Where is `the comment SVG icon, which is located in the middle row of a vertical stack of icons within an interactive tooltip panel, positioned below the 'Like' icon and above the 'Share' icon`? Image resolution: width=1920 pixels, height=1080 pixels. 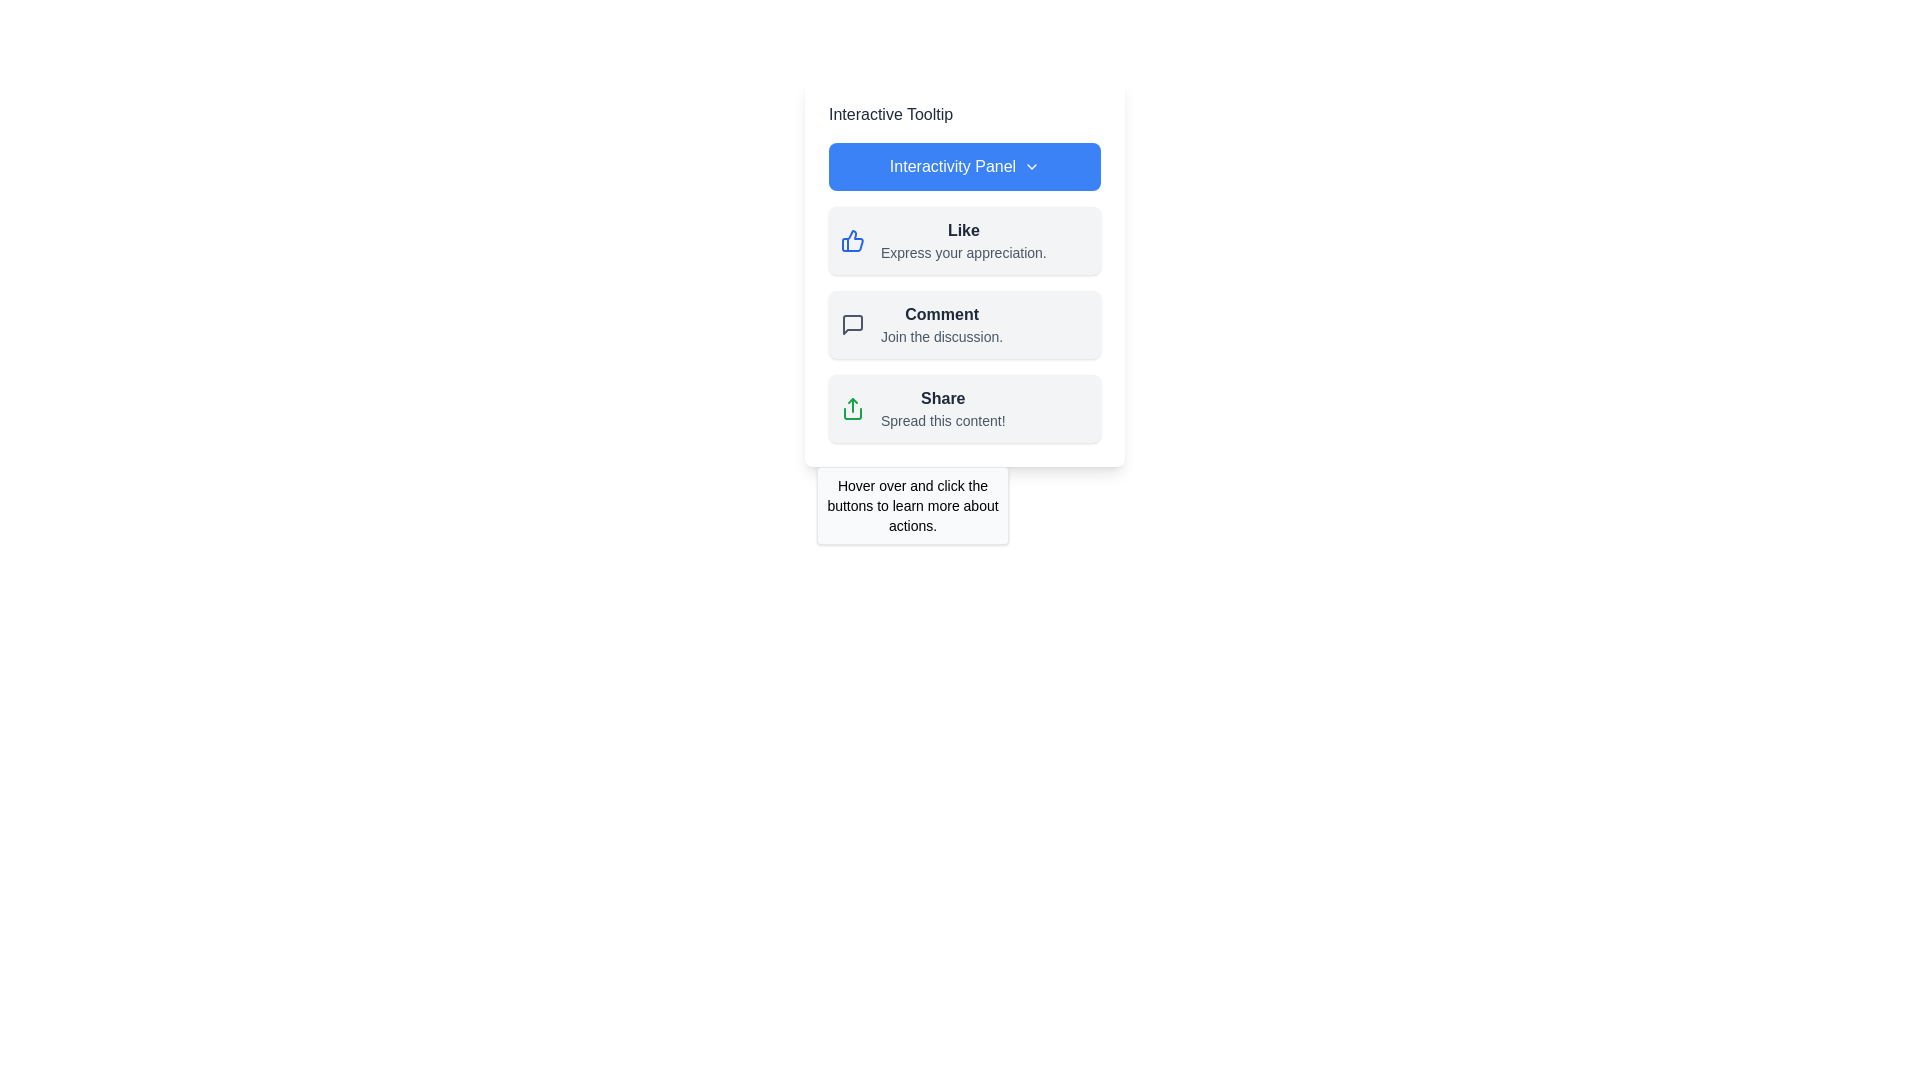
the comment SVG icon, which is located in the middle row of a vertical stack of icons within an interactive tooltip panel, positioned below the 'Like' icon and above the 'Share' icon is located at coordinates (853, 323).